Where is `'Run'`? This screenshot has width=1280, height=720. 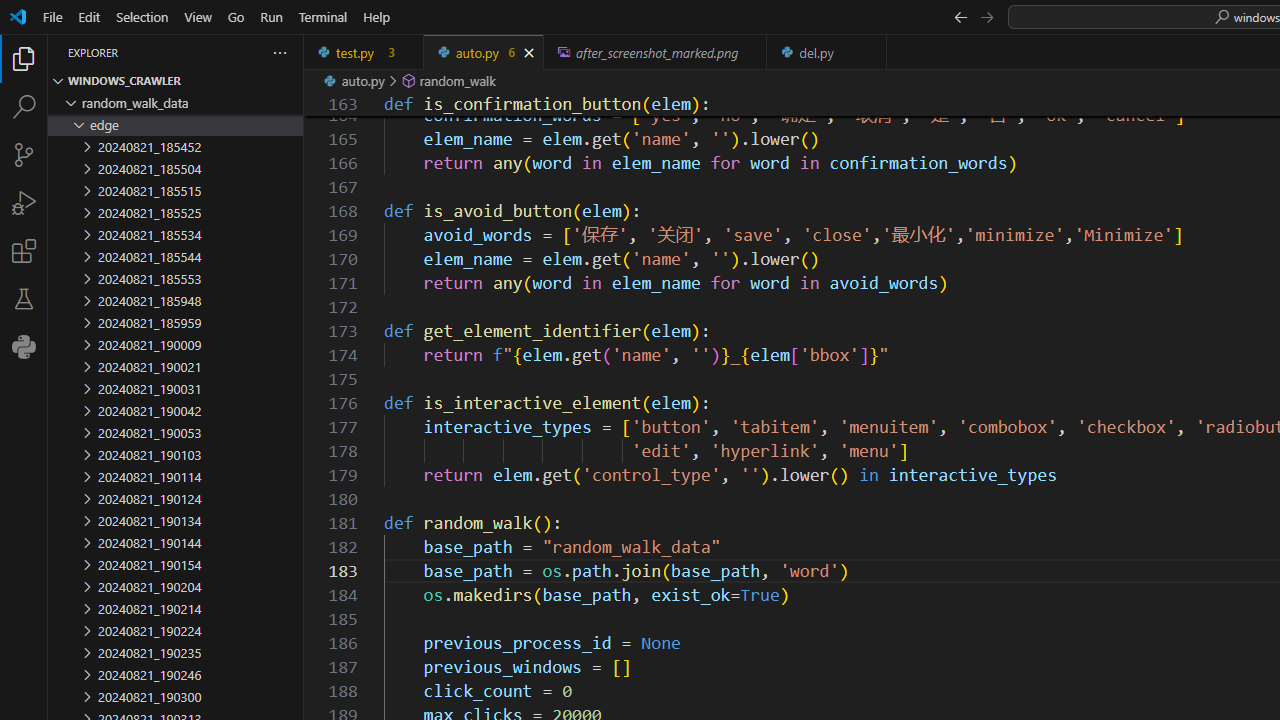 'Run' is located at coordinates (270, 16).